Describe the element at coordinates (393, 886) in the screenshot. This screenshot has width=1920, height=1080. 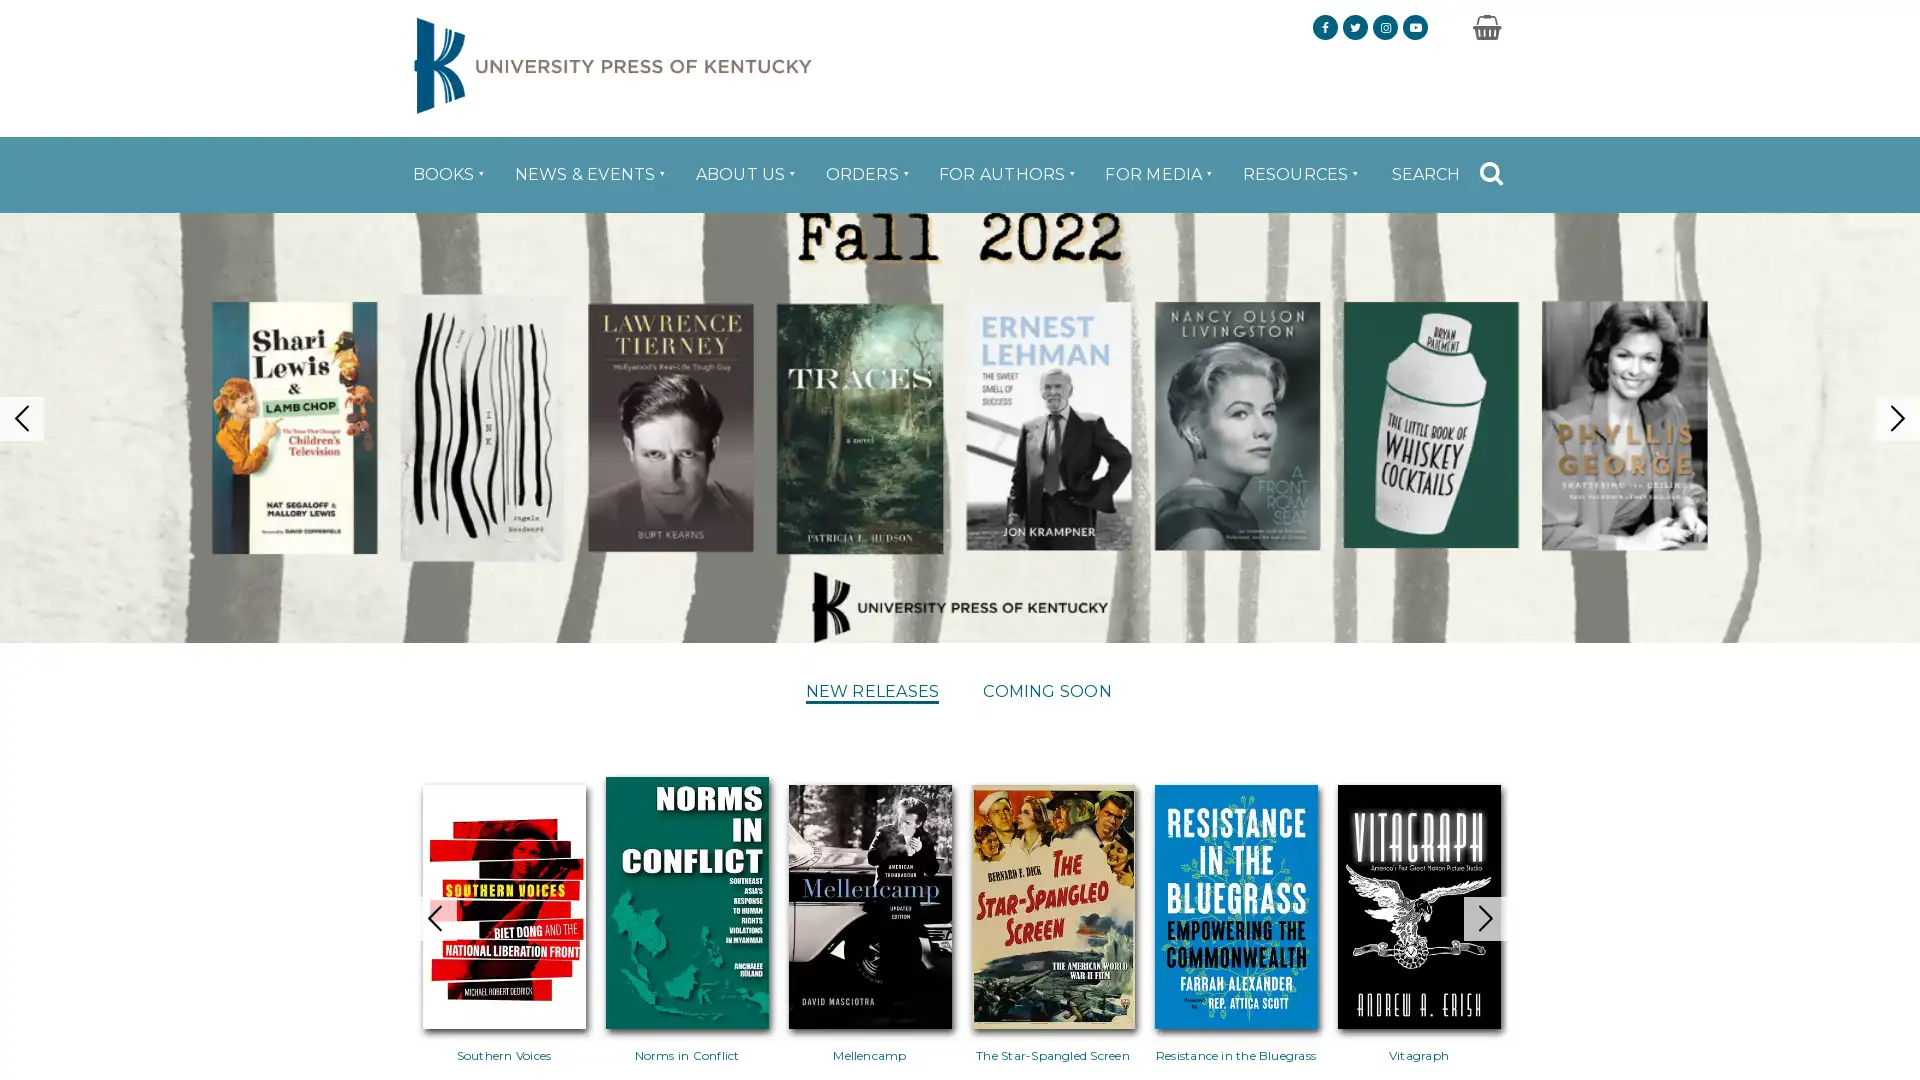
I see `Previous` at that location.